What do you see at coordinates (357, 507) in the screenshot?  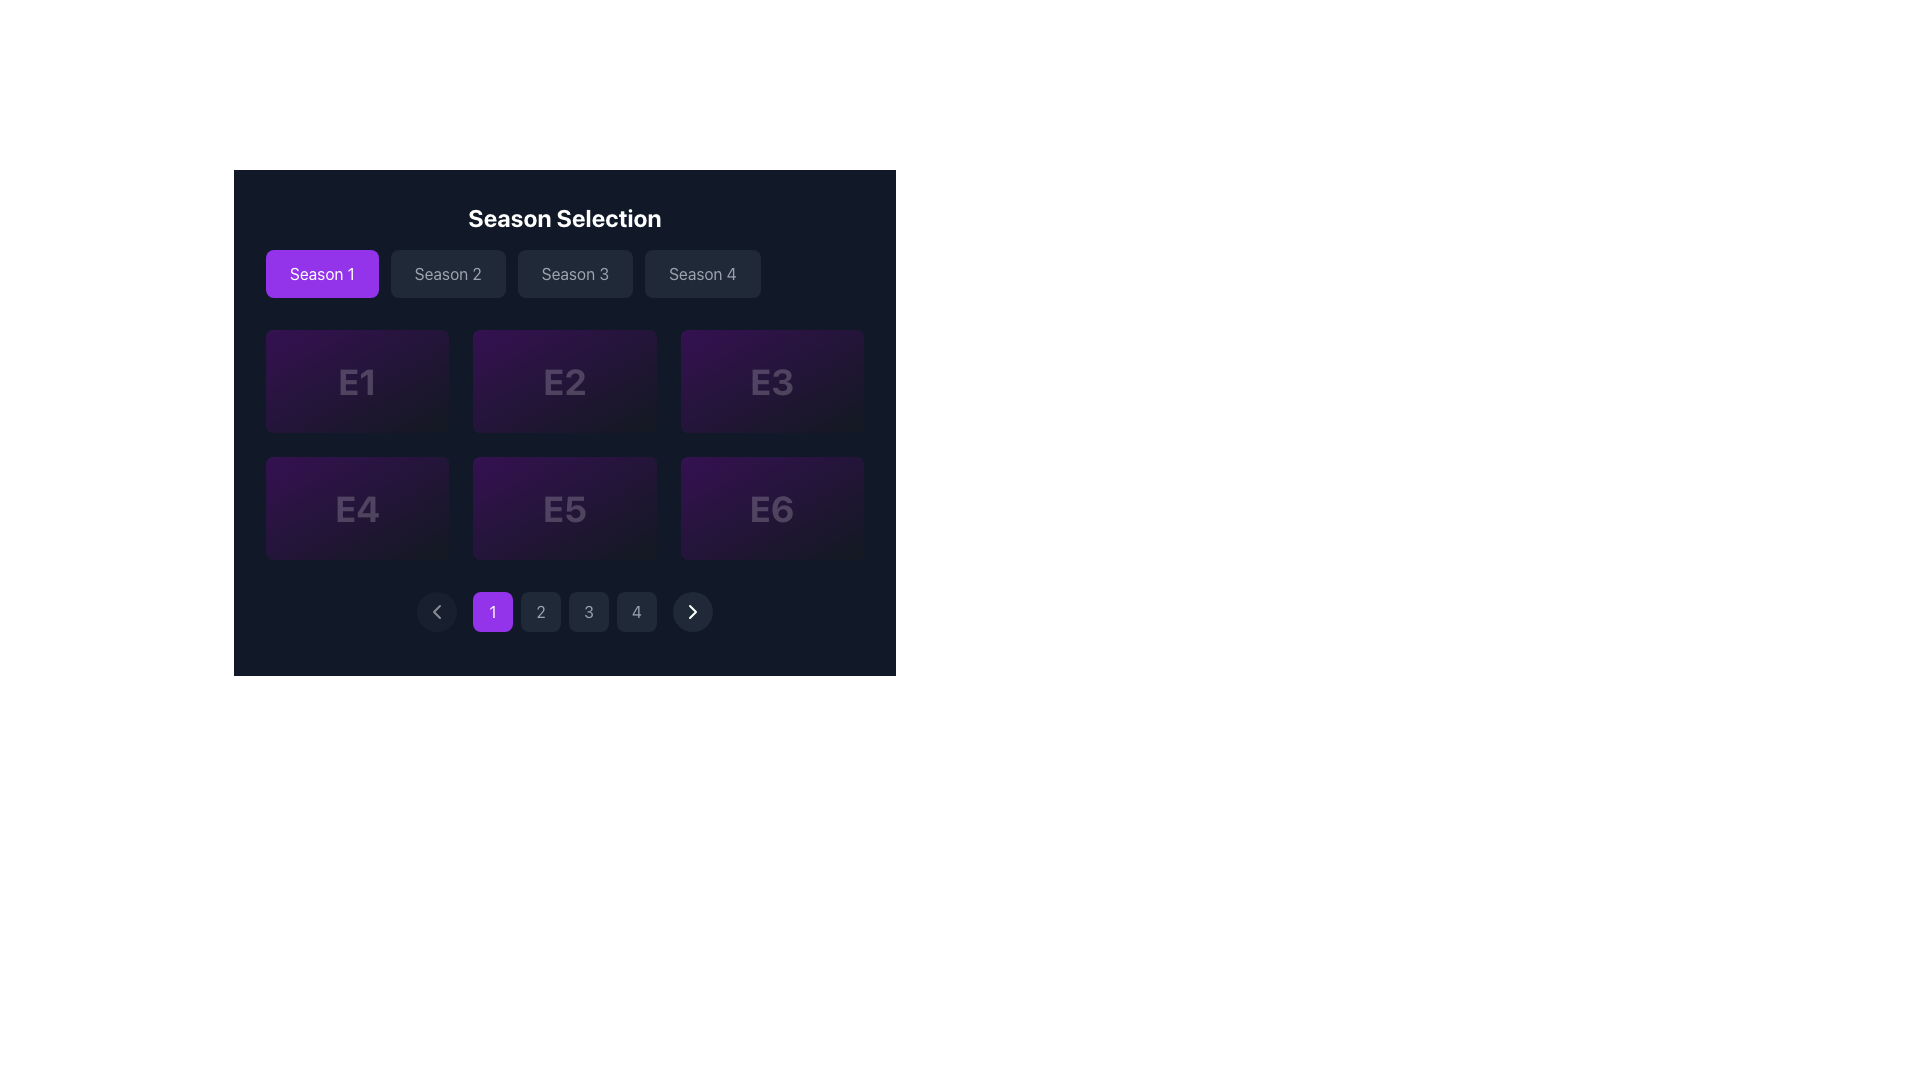 I see `the non-interactive text label displaying 'E4' which is centrally placed within a dark purple rectangular area in the second row, first column of a 2x3 grid structure` at bounding box center [357, 507].